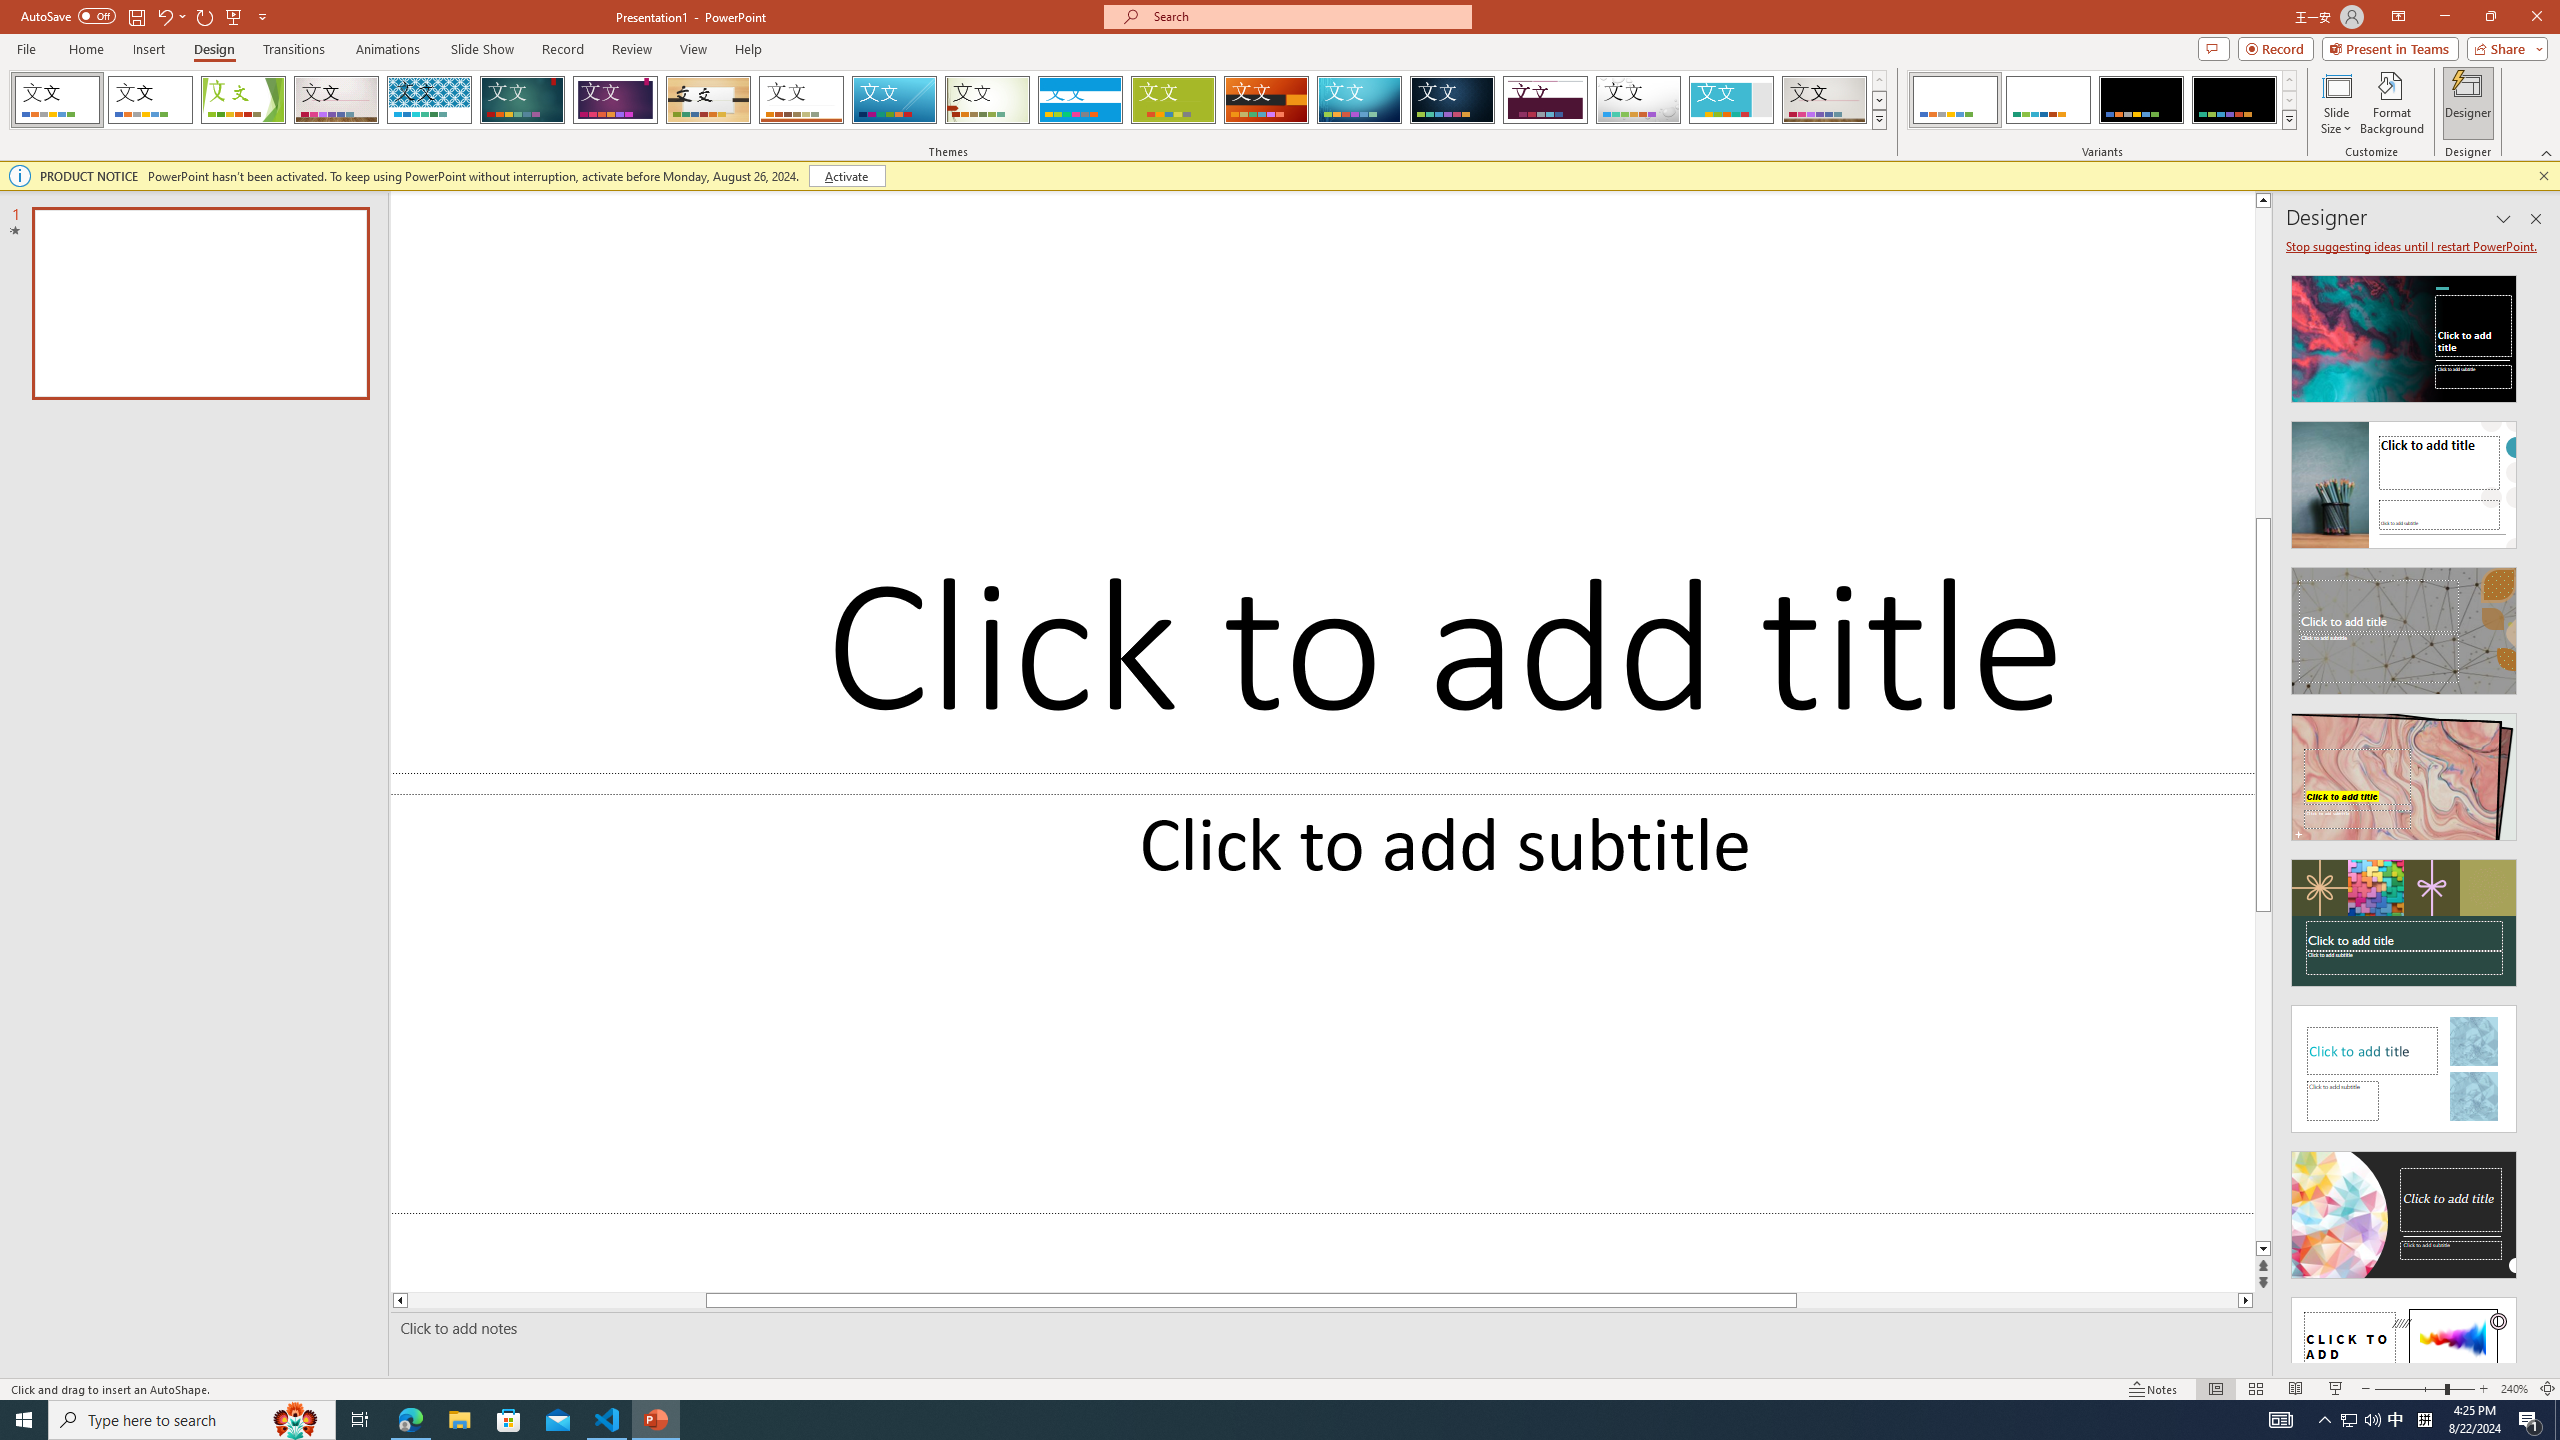  What do you see at coordinates (2392, 103) in the screenshot?
I see `'Format Background'` at bounding box center [2392, 103].